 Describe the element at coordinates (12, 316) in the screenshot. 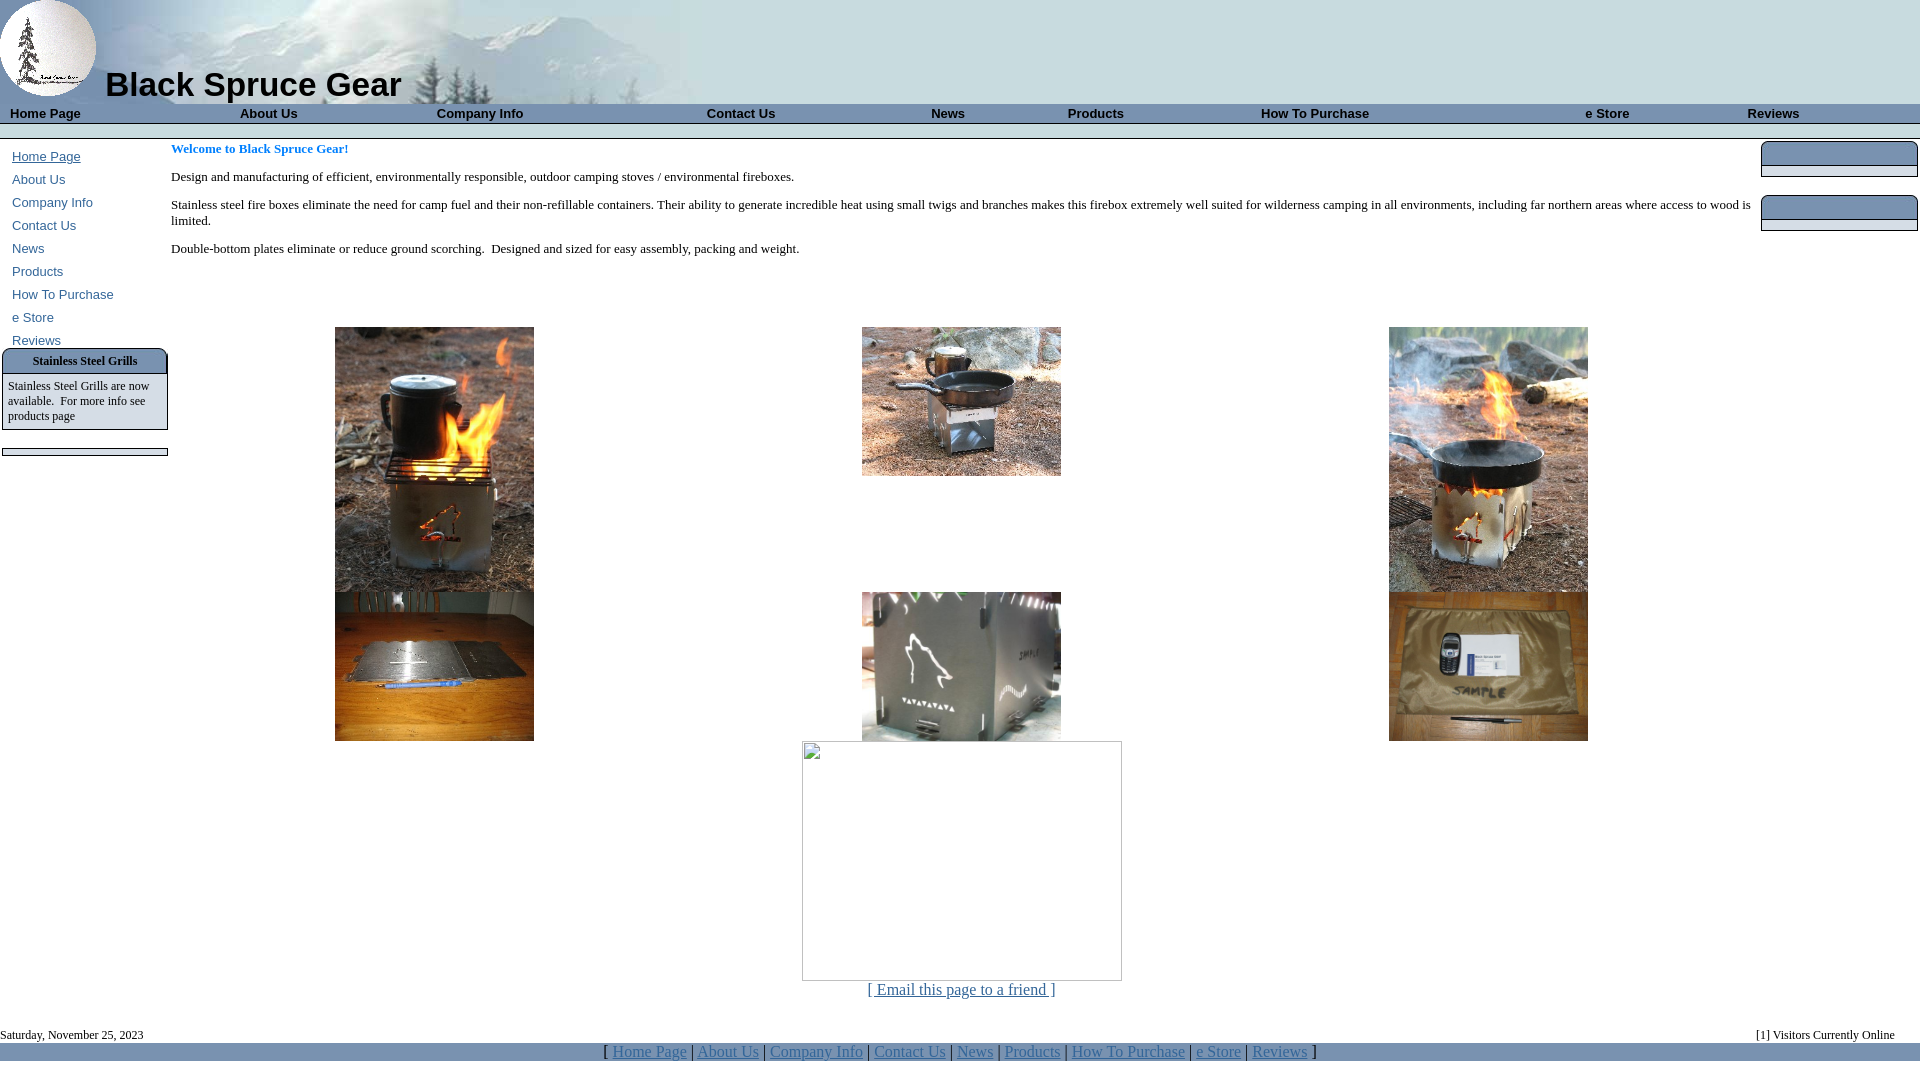

I see `'e Store'` at that location.